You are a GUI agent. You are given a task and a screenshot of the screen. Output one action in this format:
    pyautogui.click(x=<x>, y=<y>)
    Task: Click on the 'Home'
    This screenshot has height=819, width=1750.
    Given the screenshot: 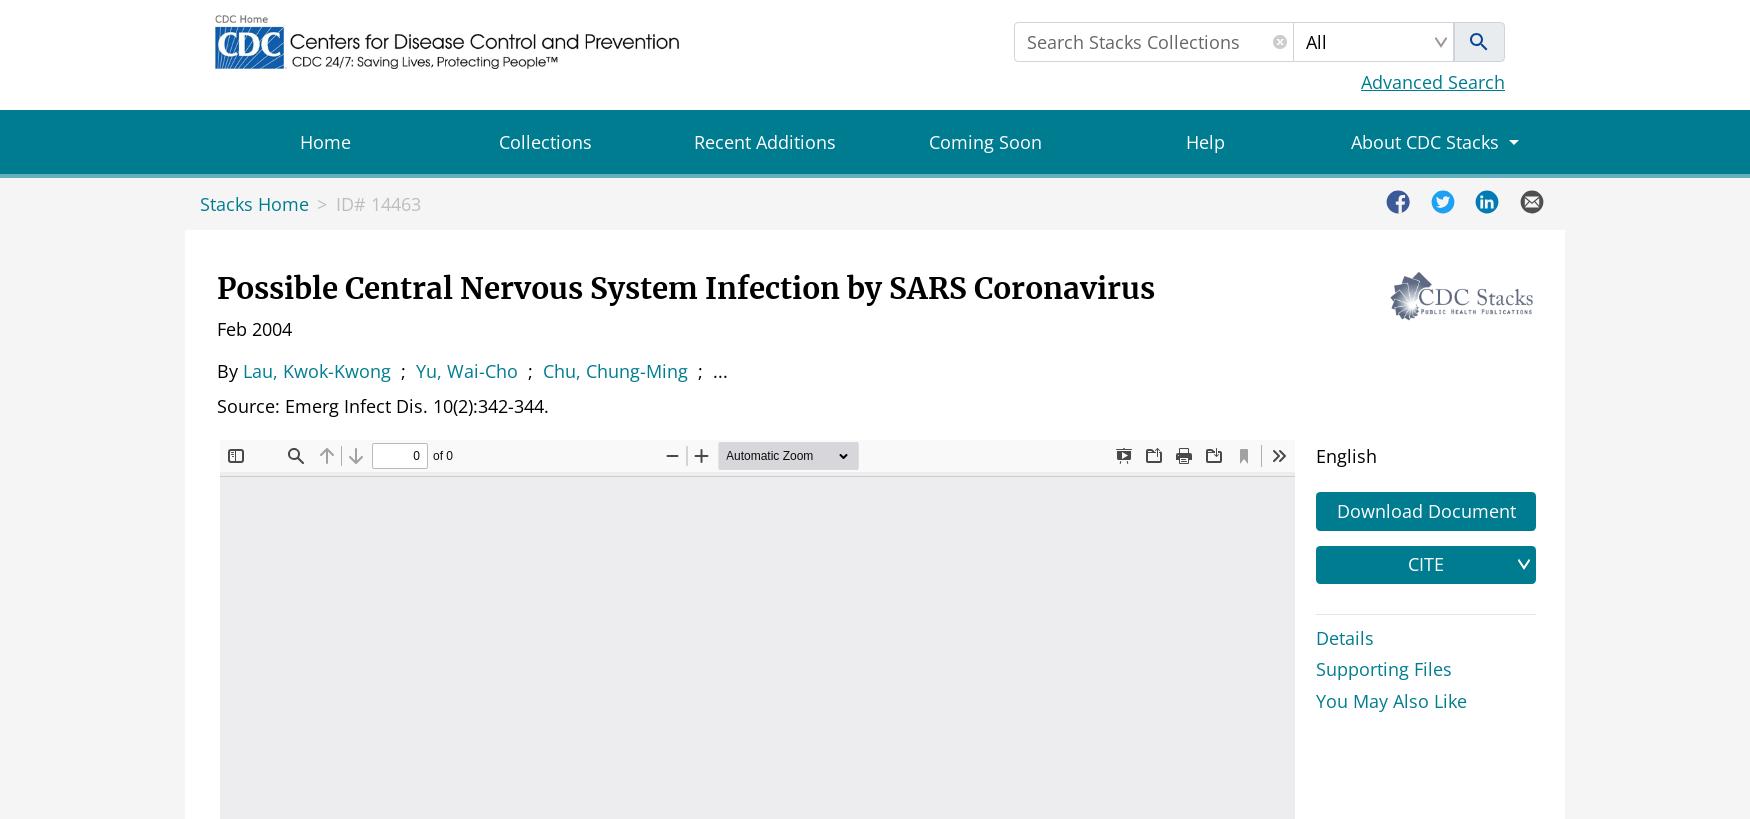 What is the action you would take?
    pyautogui.click(x=324, y=141)
    